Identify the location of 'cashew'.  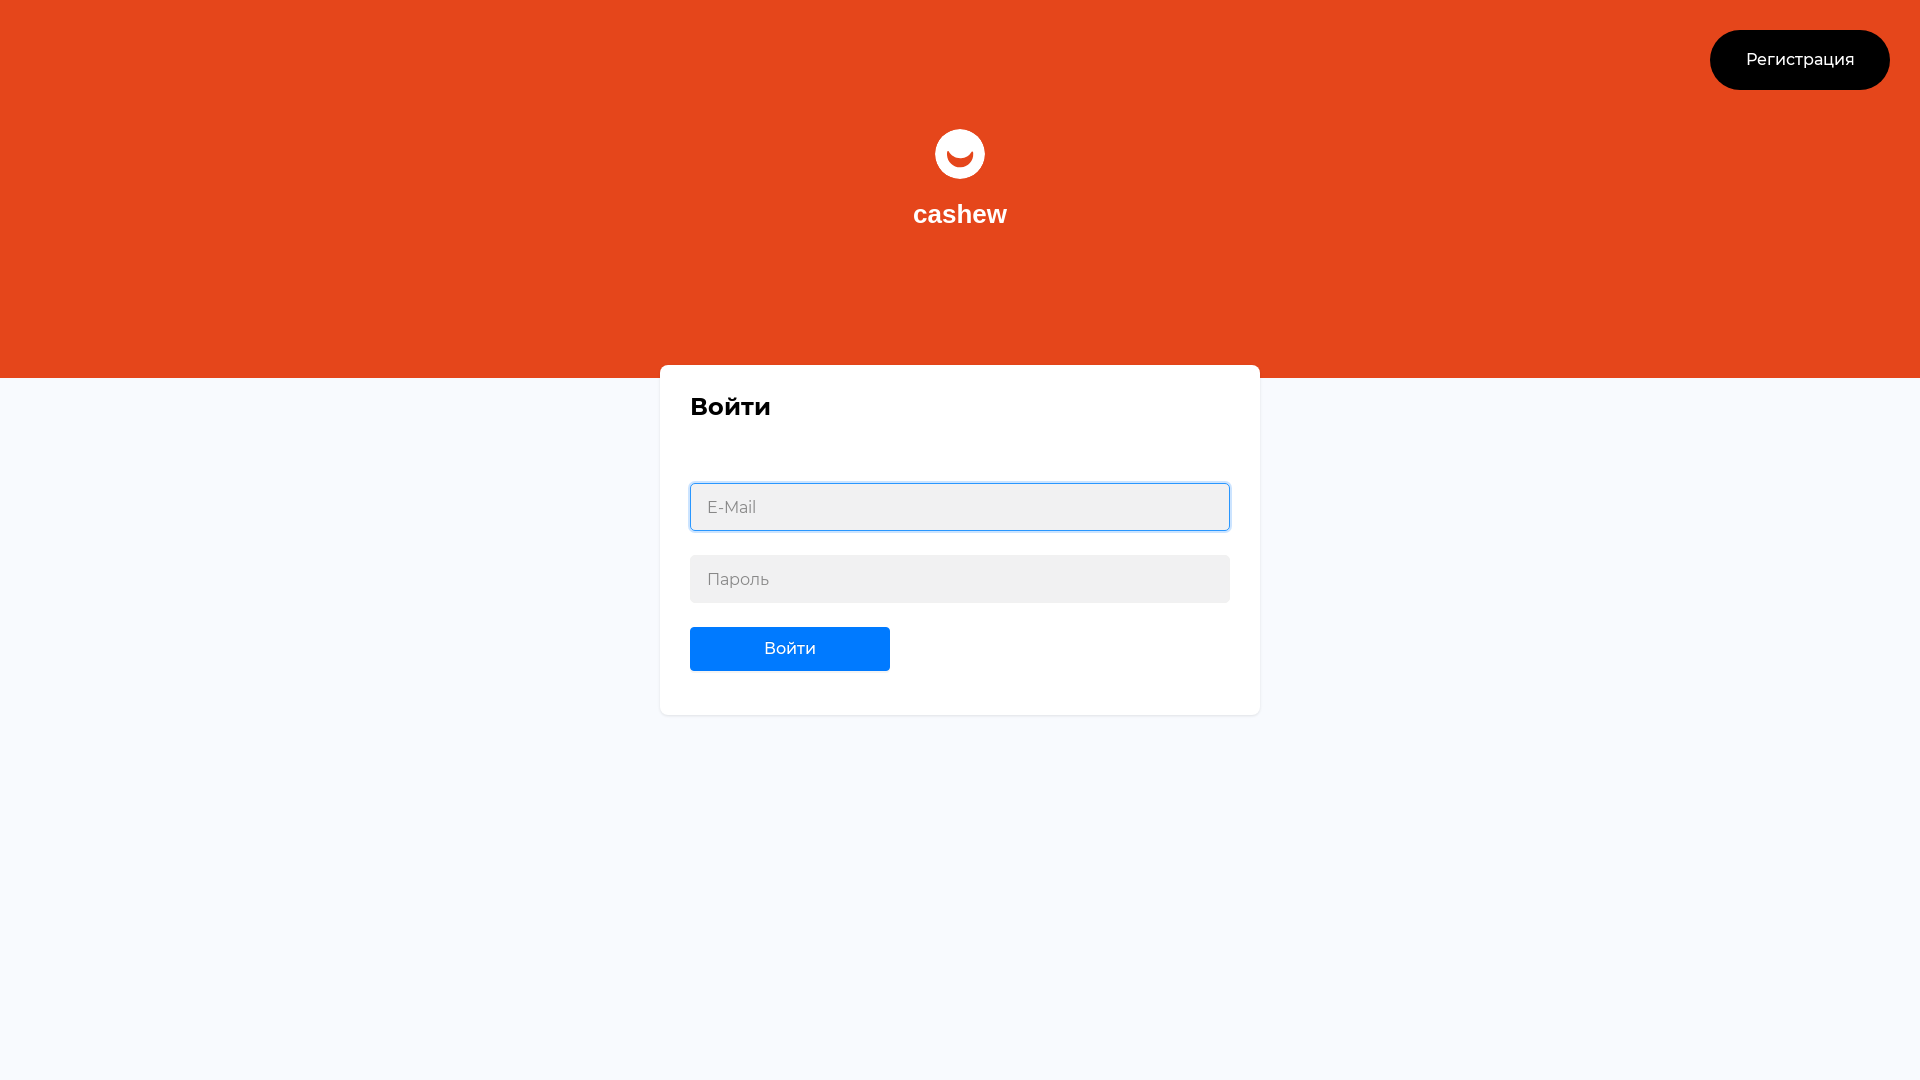
(960, 189).